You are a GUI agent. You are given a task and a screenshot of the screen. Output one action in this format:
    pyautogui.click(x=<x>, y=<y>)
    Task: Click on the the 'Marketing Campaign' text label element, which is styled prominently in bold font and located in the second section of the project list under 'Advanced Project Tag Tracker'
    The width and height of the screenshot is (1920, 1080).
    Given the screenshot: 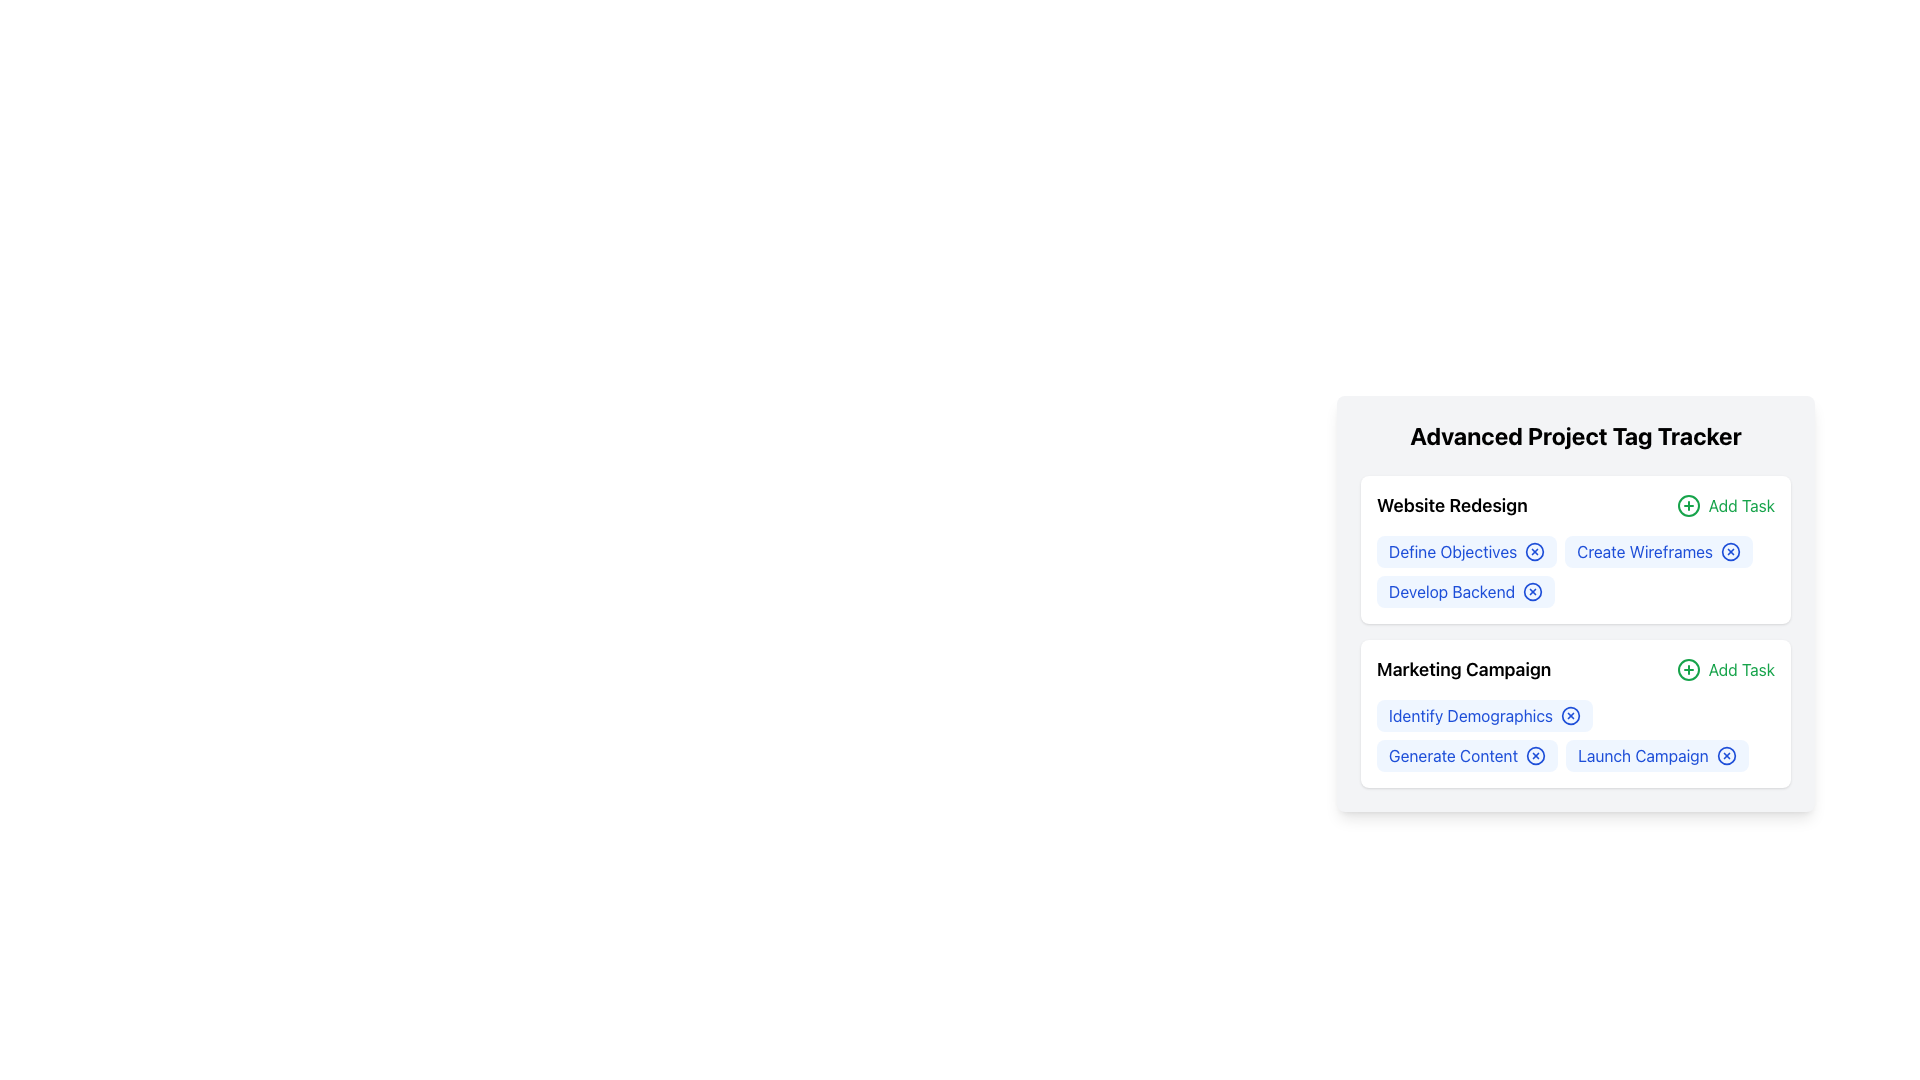 What is the action you would take?
    pyautogui.click(x=1464, y=670)
    